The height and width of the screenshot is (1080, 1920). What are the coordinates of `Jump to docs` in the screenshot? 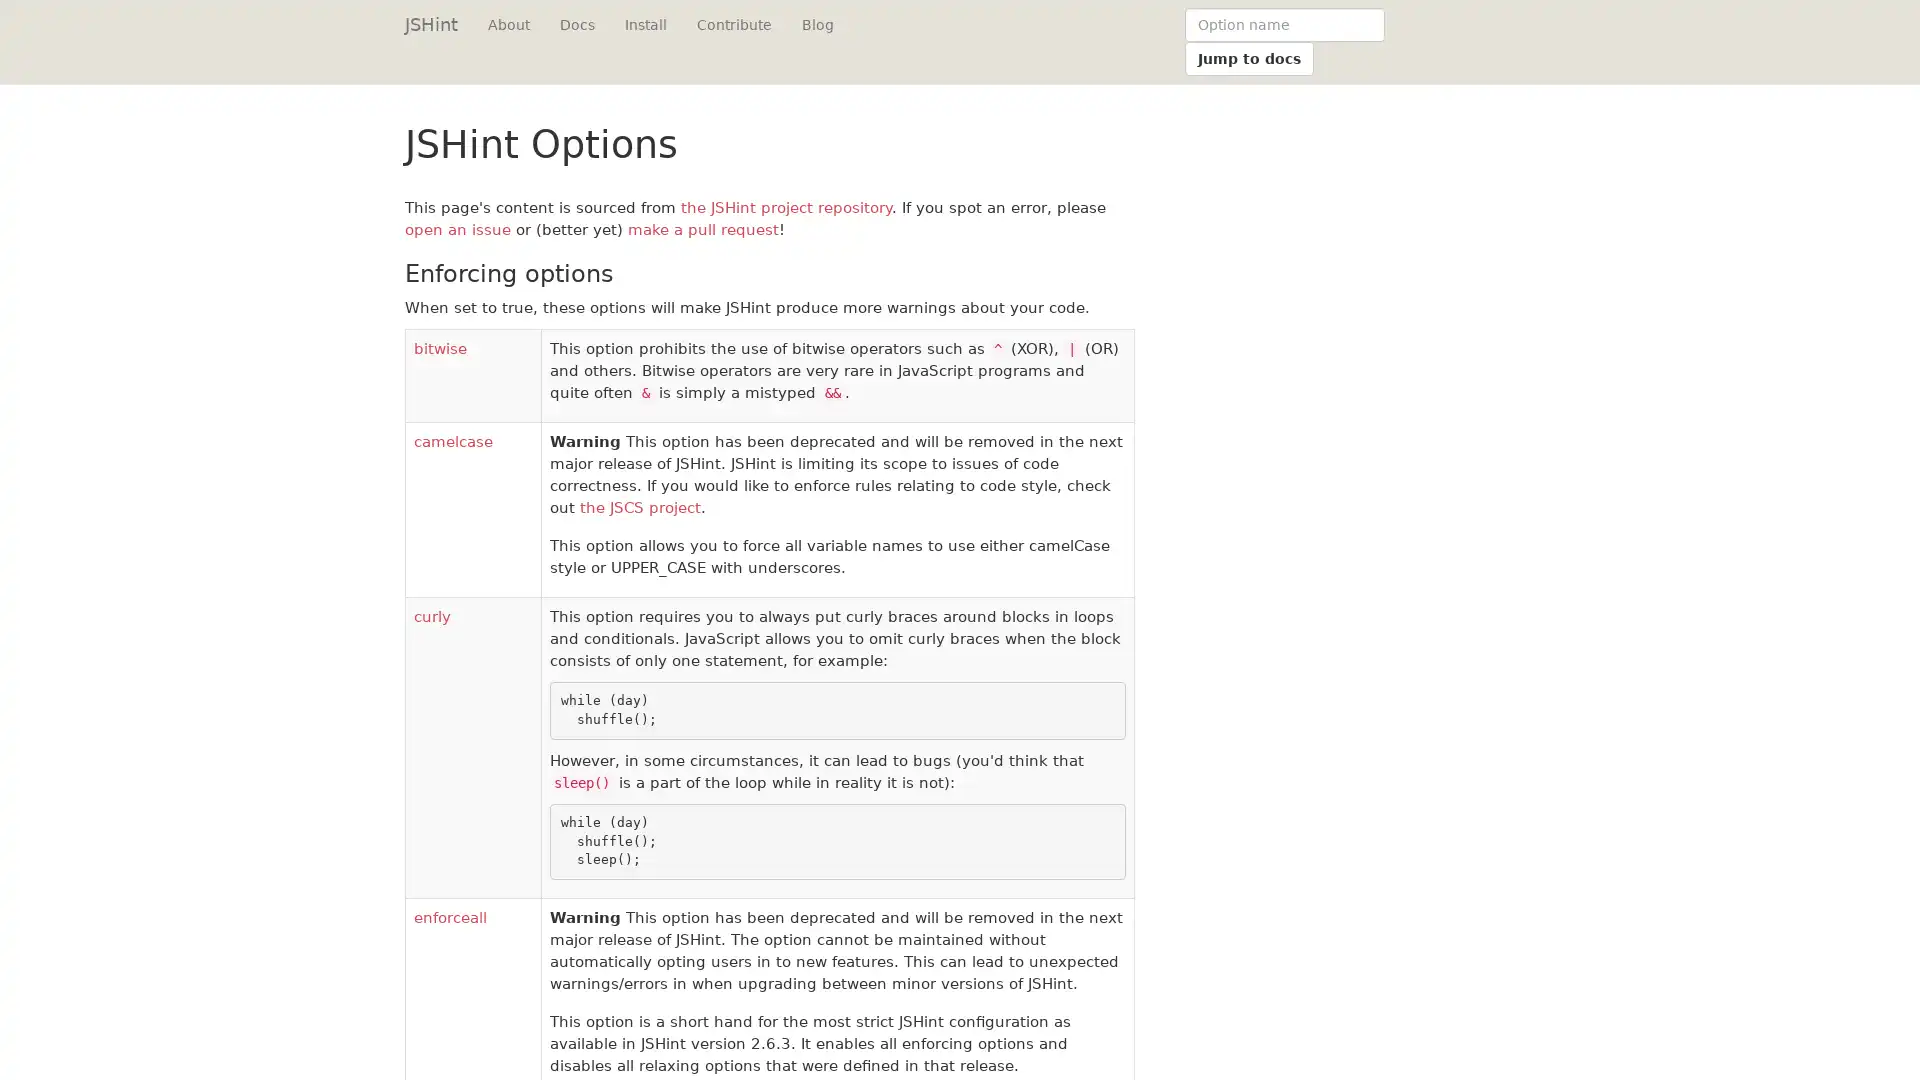 It's located at (1248, 57).